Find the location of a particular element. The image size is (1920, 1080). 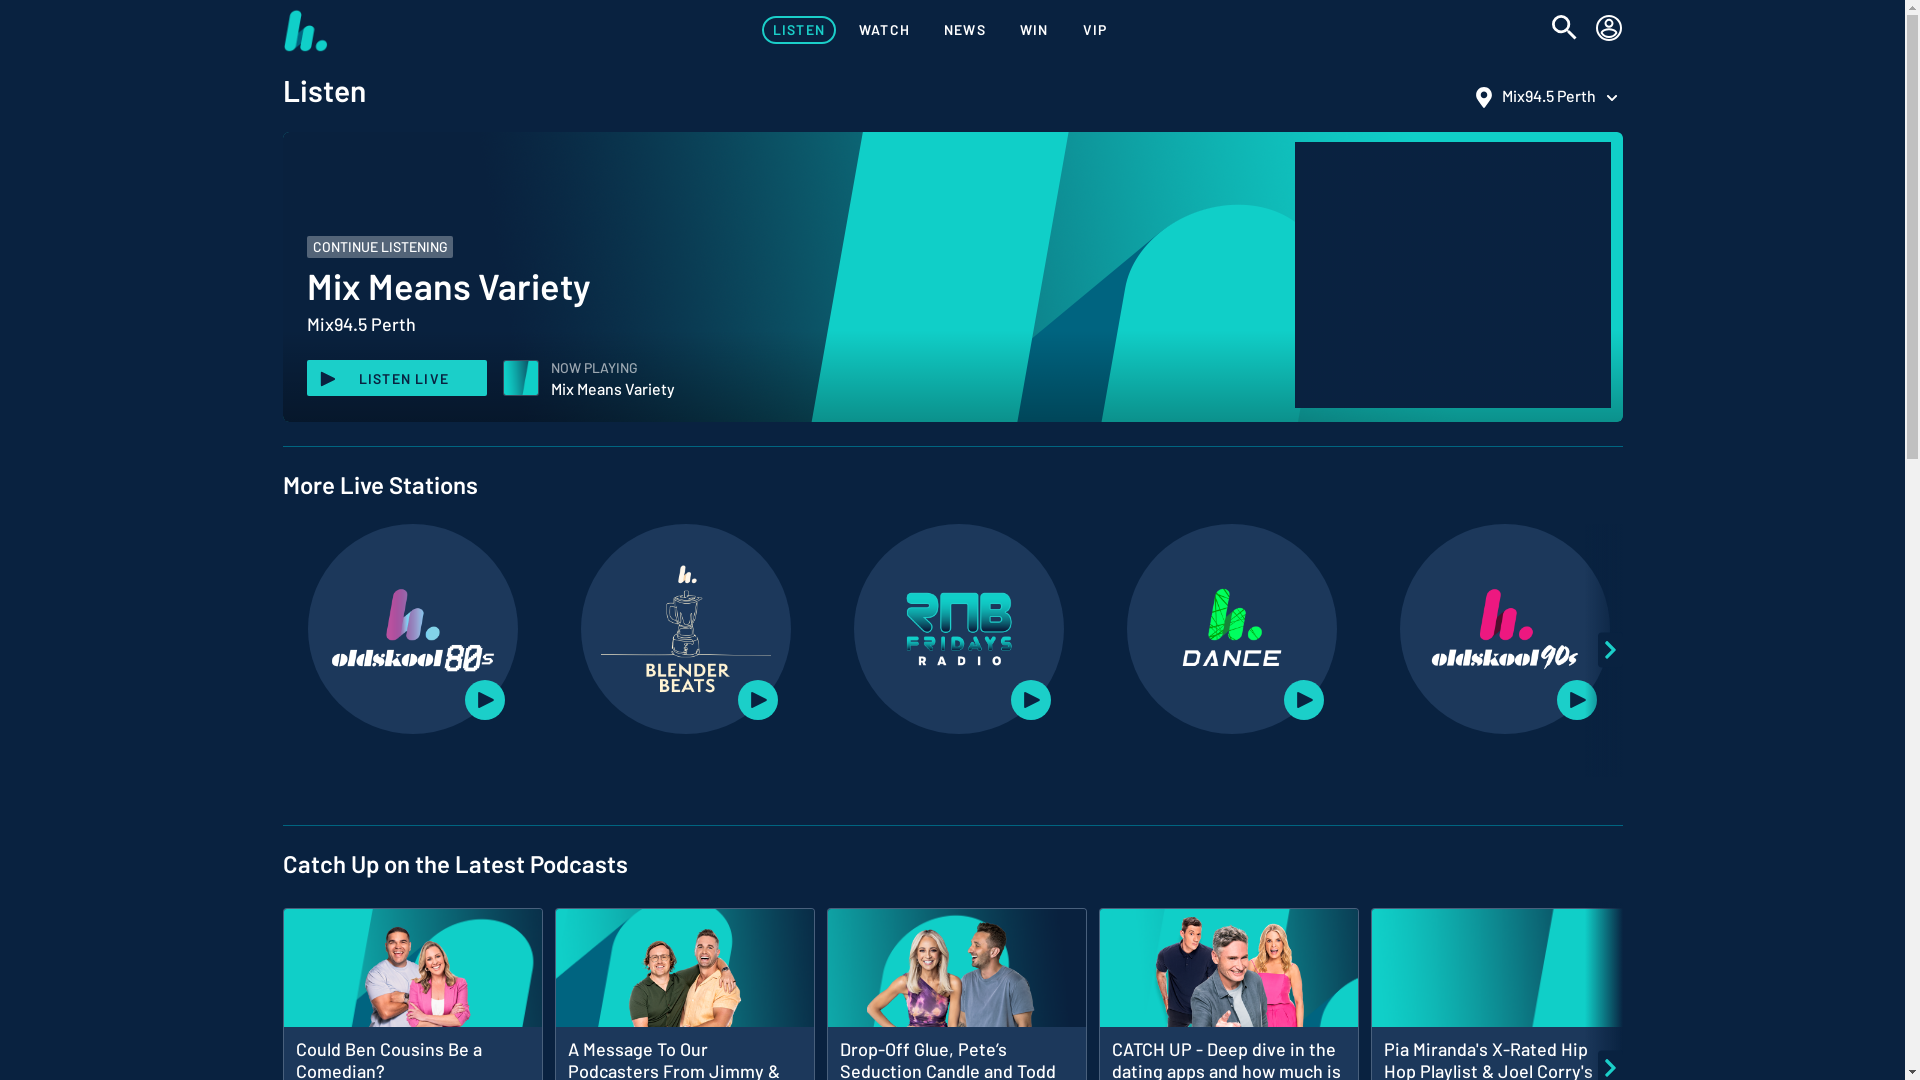

'RnB Fridays Radio' is located at coordinates (958, 627).